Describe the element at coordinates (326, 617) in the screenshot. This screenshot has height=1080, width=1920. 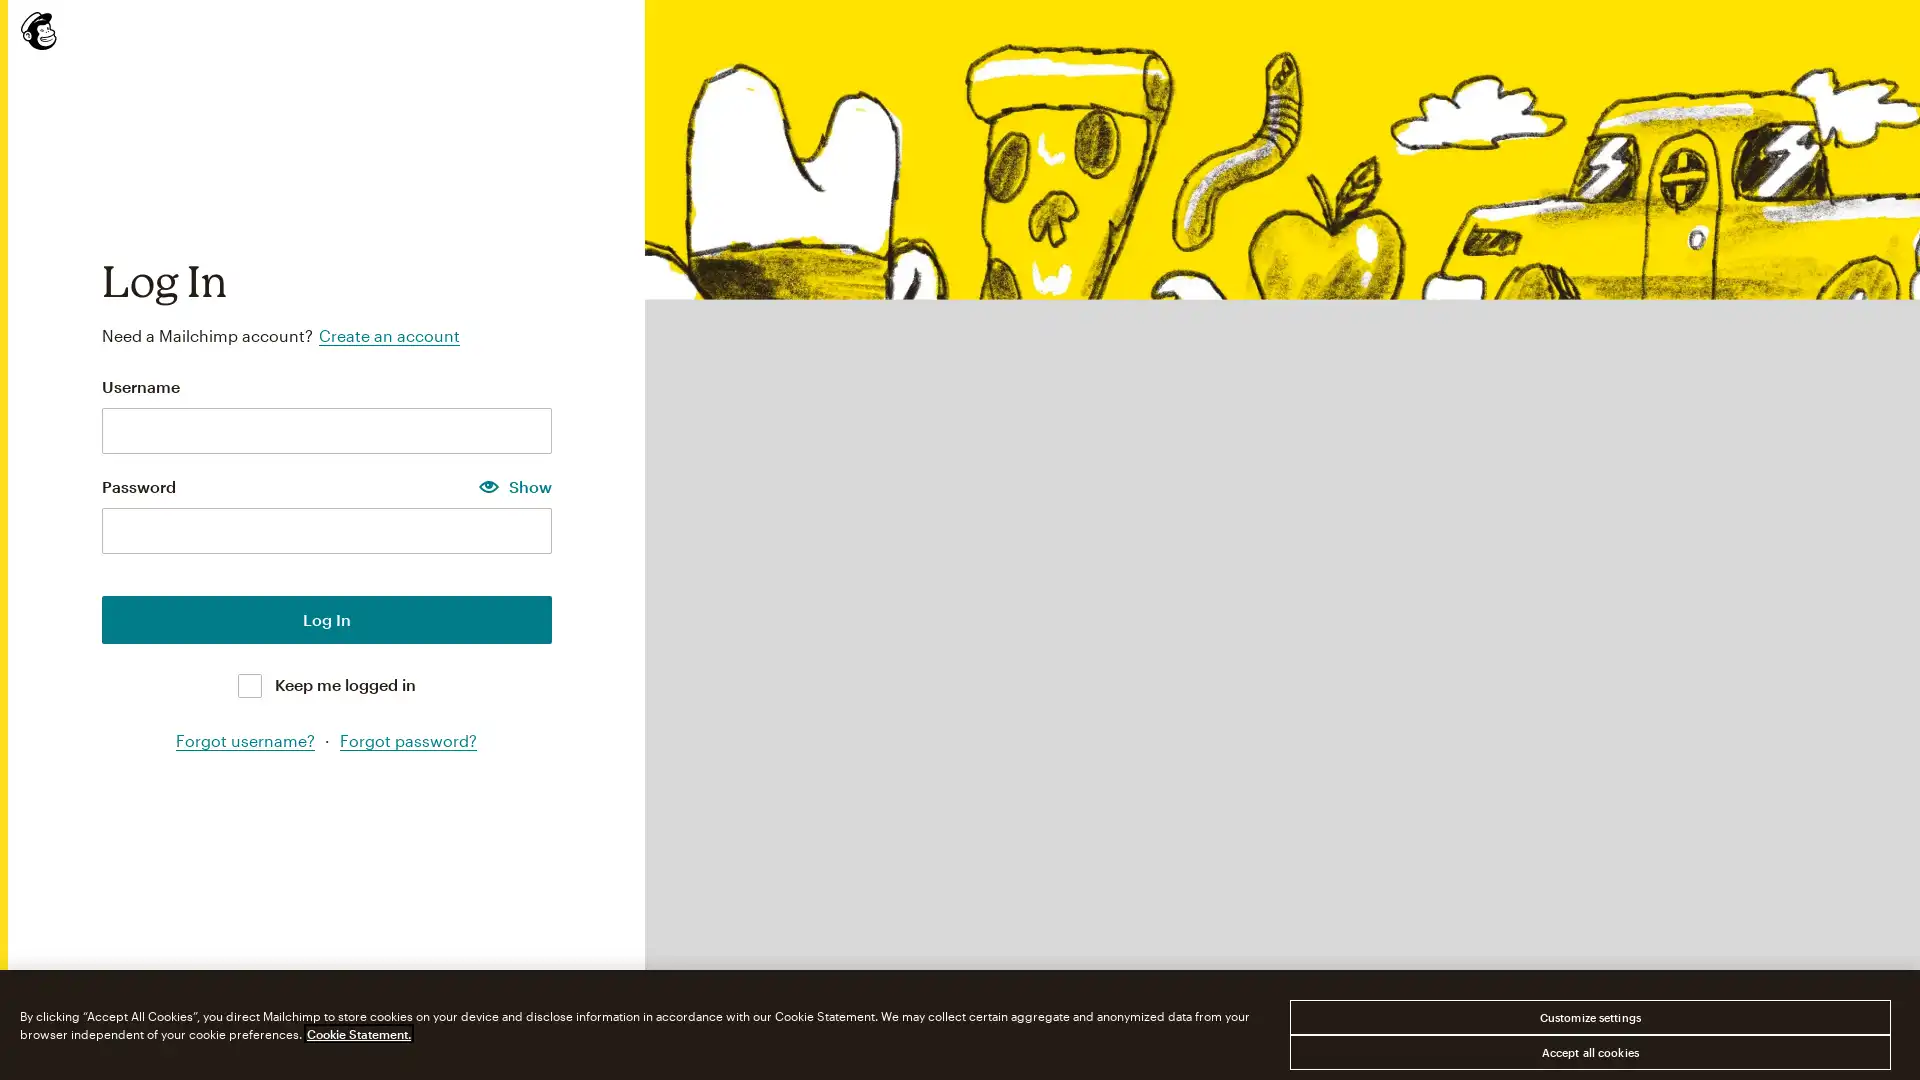
I see `Log In` at that location.